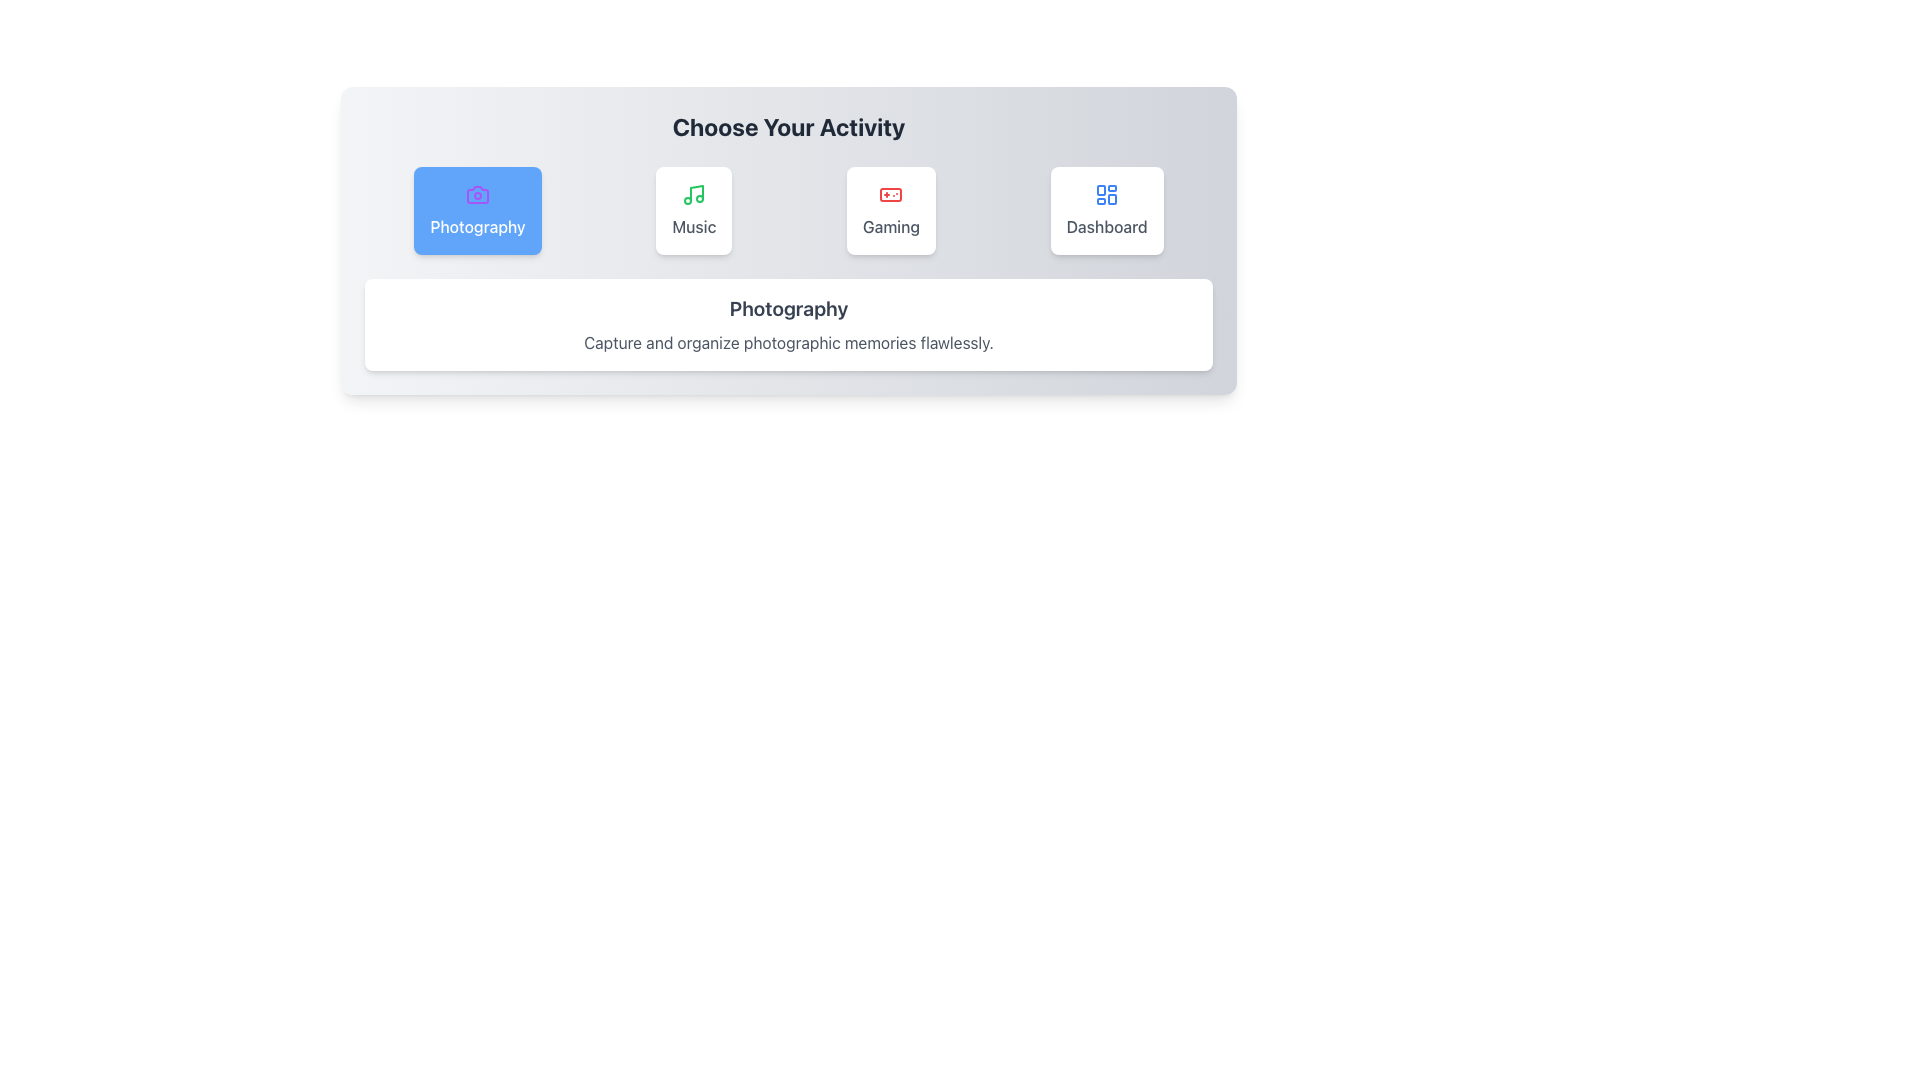 This screenshot has height=1080, width=1920. I want to click on the 'Gaming' activity card, which is the third button in a row of four cards labeled 'Music', 'Gaming', and 'Dashboard', so click(890, 211).